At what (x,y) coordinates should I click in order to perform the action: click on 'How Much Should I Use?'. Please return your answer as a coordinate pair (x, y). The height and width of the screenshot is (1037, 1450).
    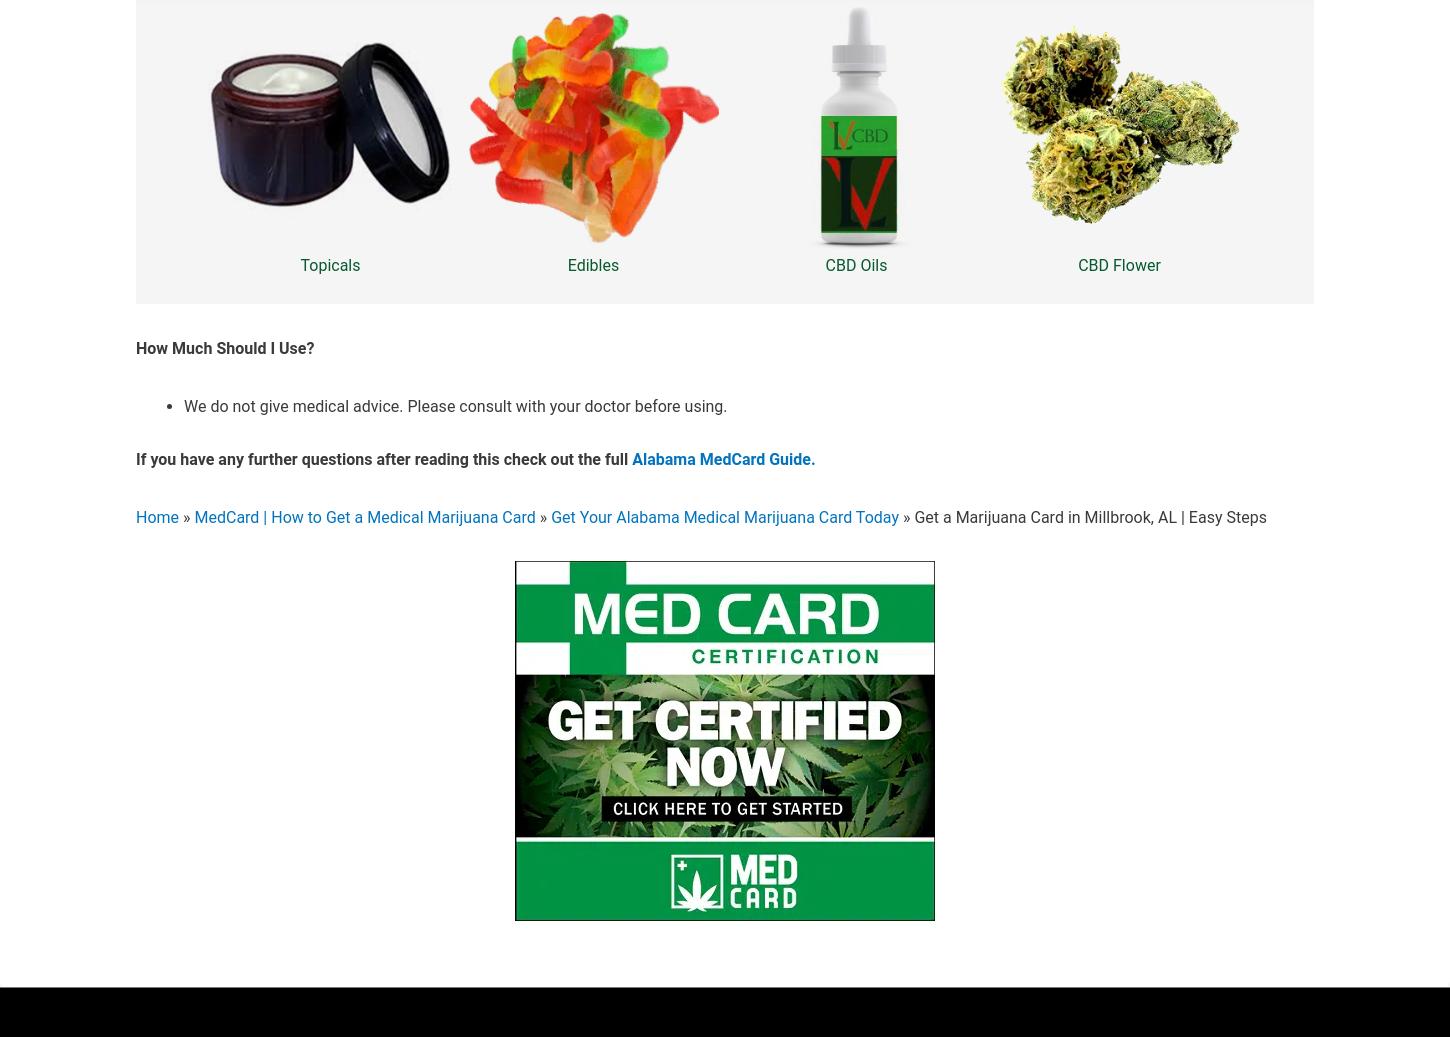
    Looking at the image, I should click on (224, 347).